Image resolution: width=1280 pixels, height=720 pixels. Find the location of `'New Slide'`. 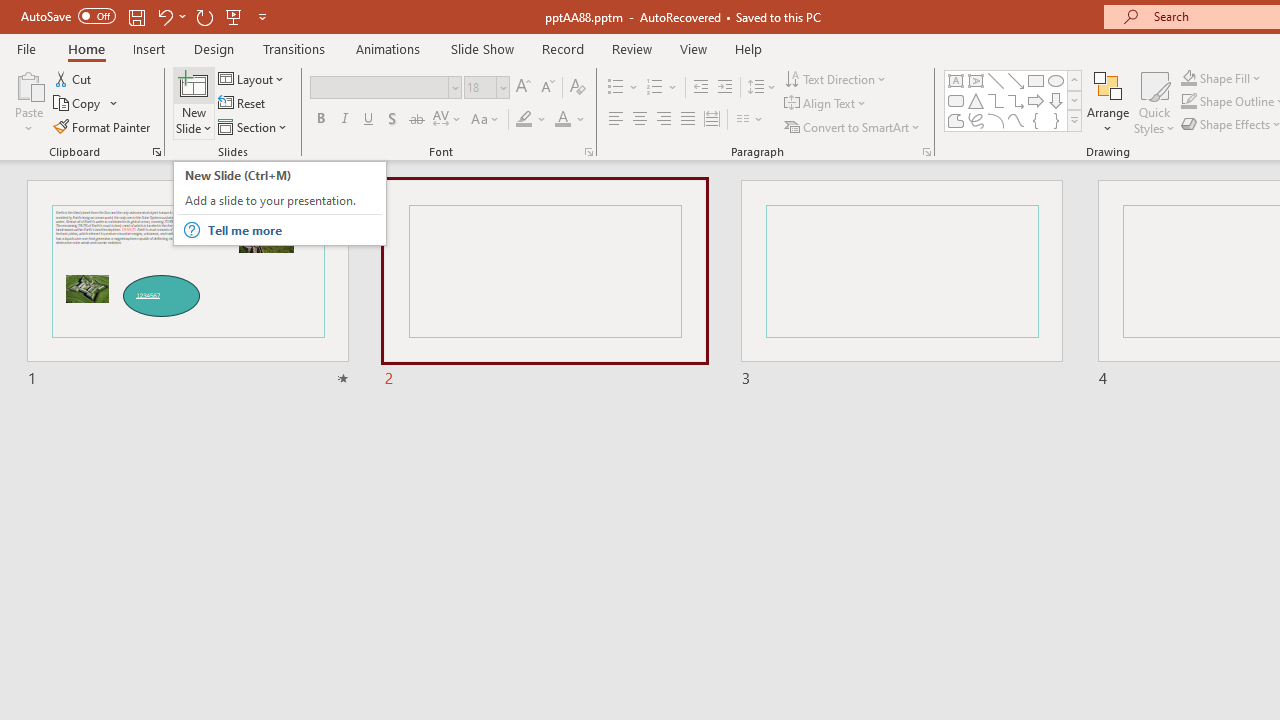

'New Slide' is located at coordinates (193, 84).